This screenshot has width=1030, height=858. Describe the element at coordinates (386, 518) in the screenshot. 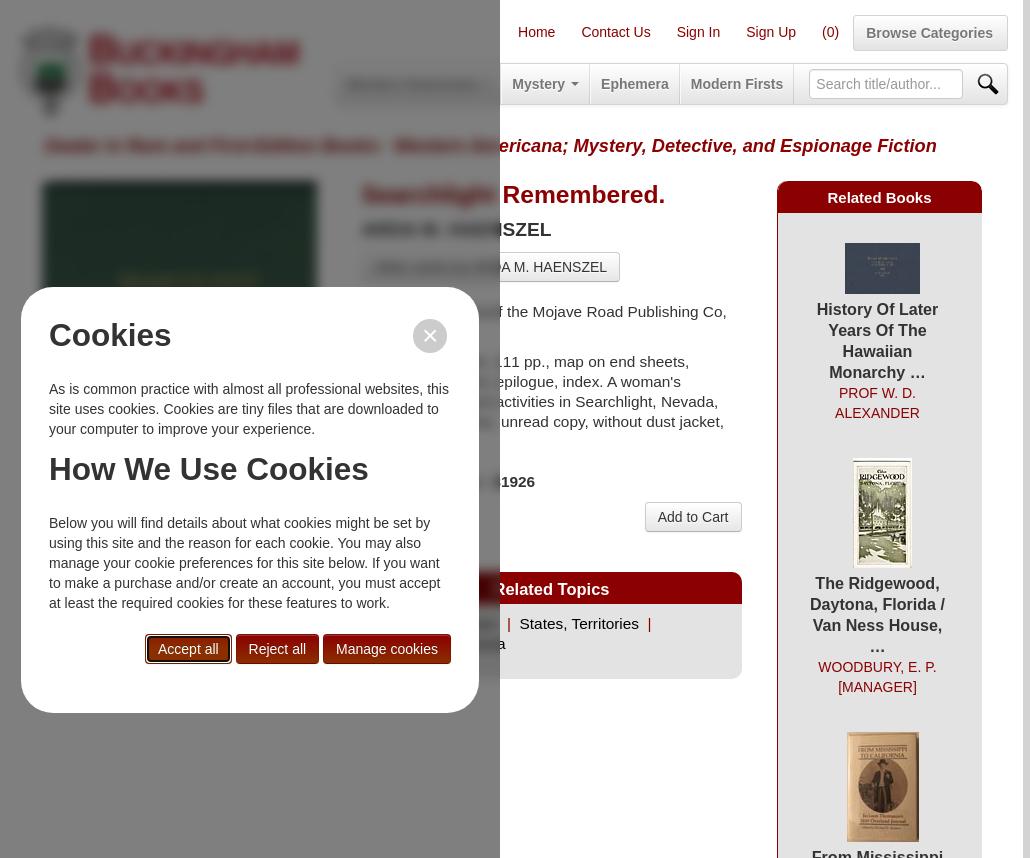

I see `'$35.00'` at that location.